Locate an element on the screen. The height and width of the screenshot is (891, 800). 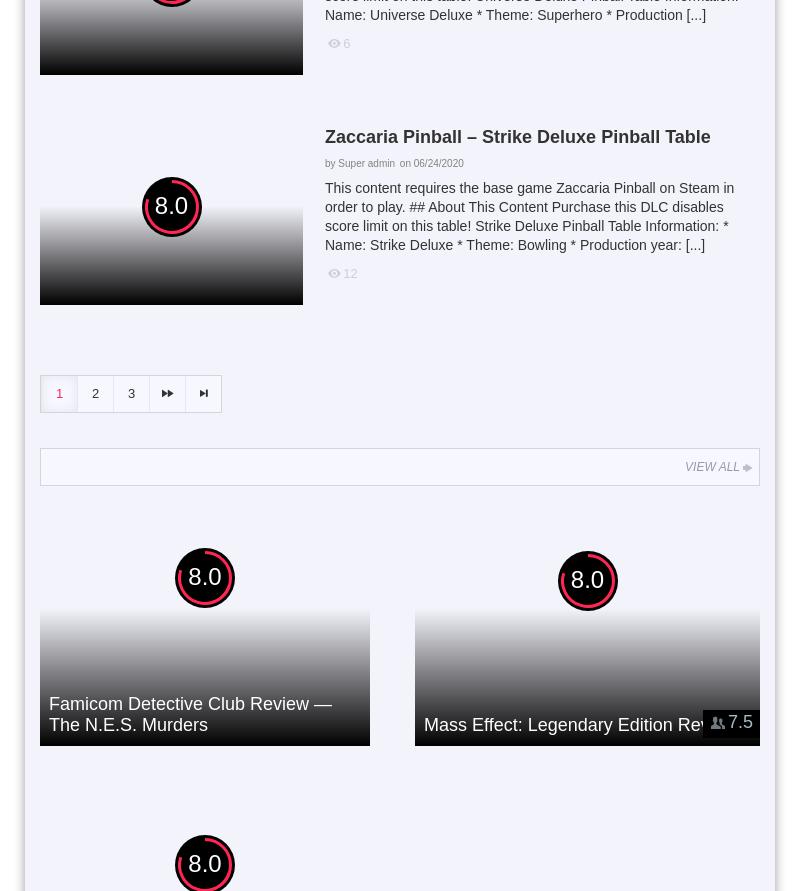
'6' is located at coordinates (346, 42).